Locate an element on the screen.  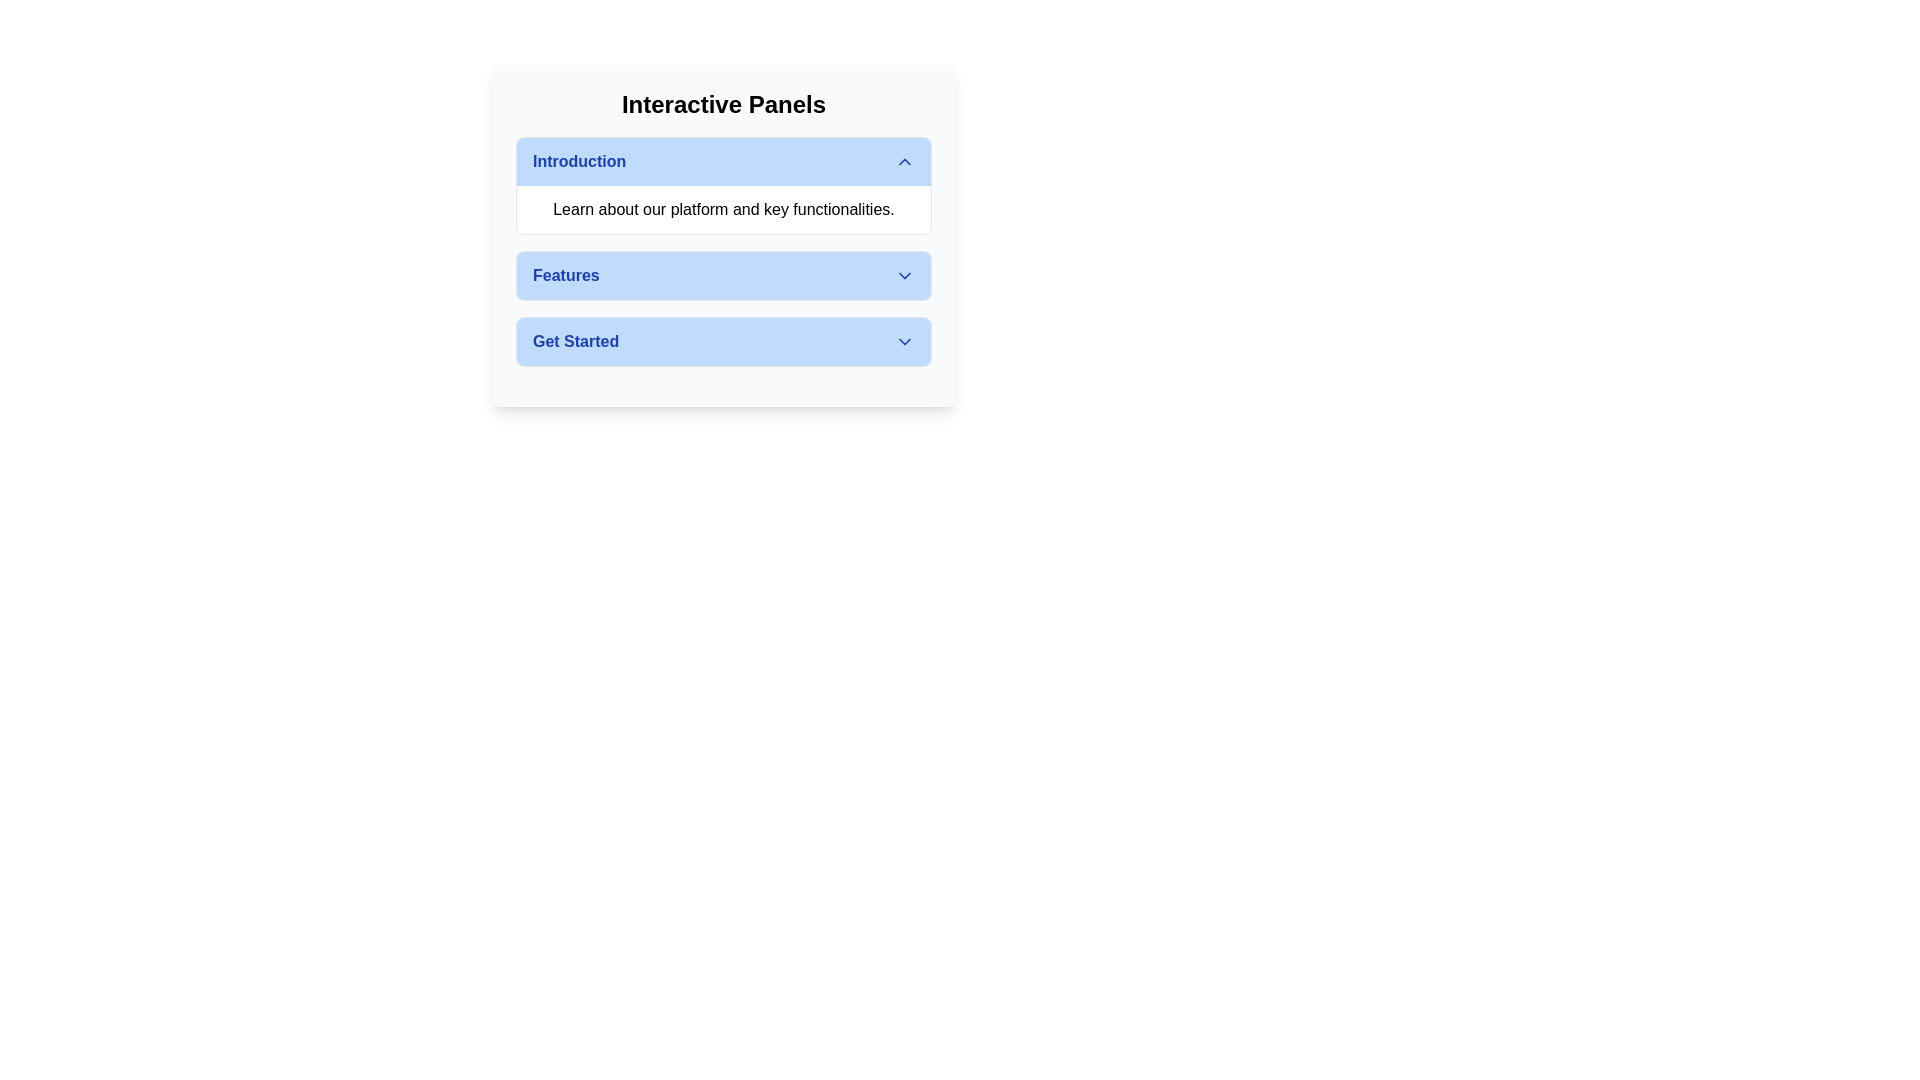
the downward chevron icon styled in blue located on the right side of the 'Features' section is located at coordinates (904, 276).